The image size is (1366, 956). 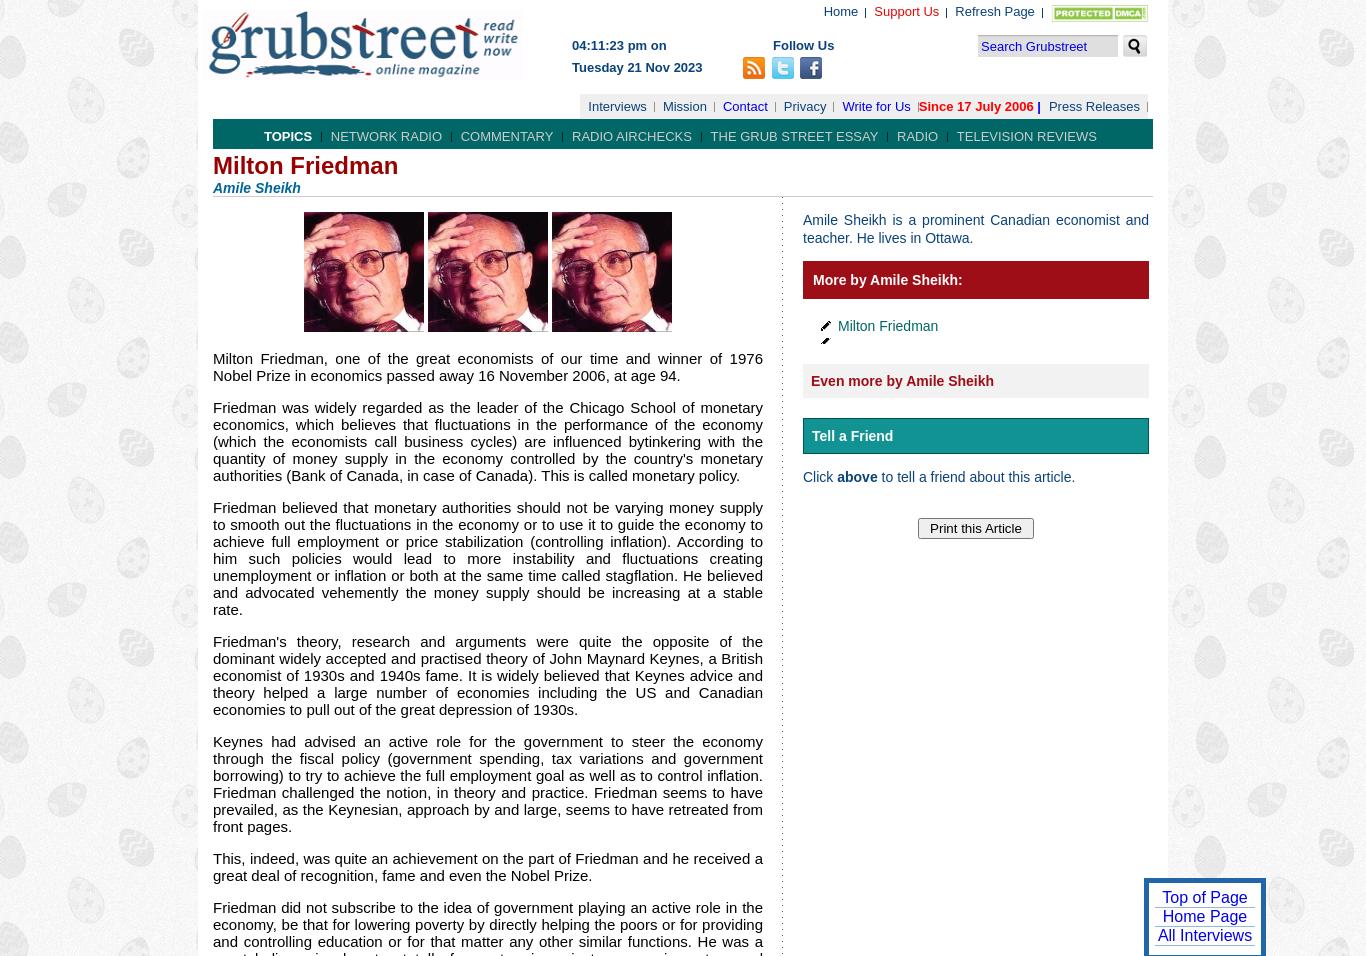 What do you see at coordinates (1204, 916) in the screenshot?
I see `'Home Page'` at bounding box center [1204, 916].